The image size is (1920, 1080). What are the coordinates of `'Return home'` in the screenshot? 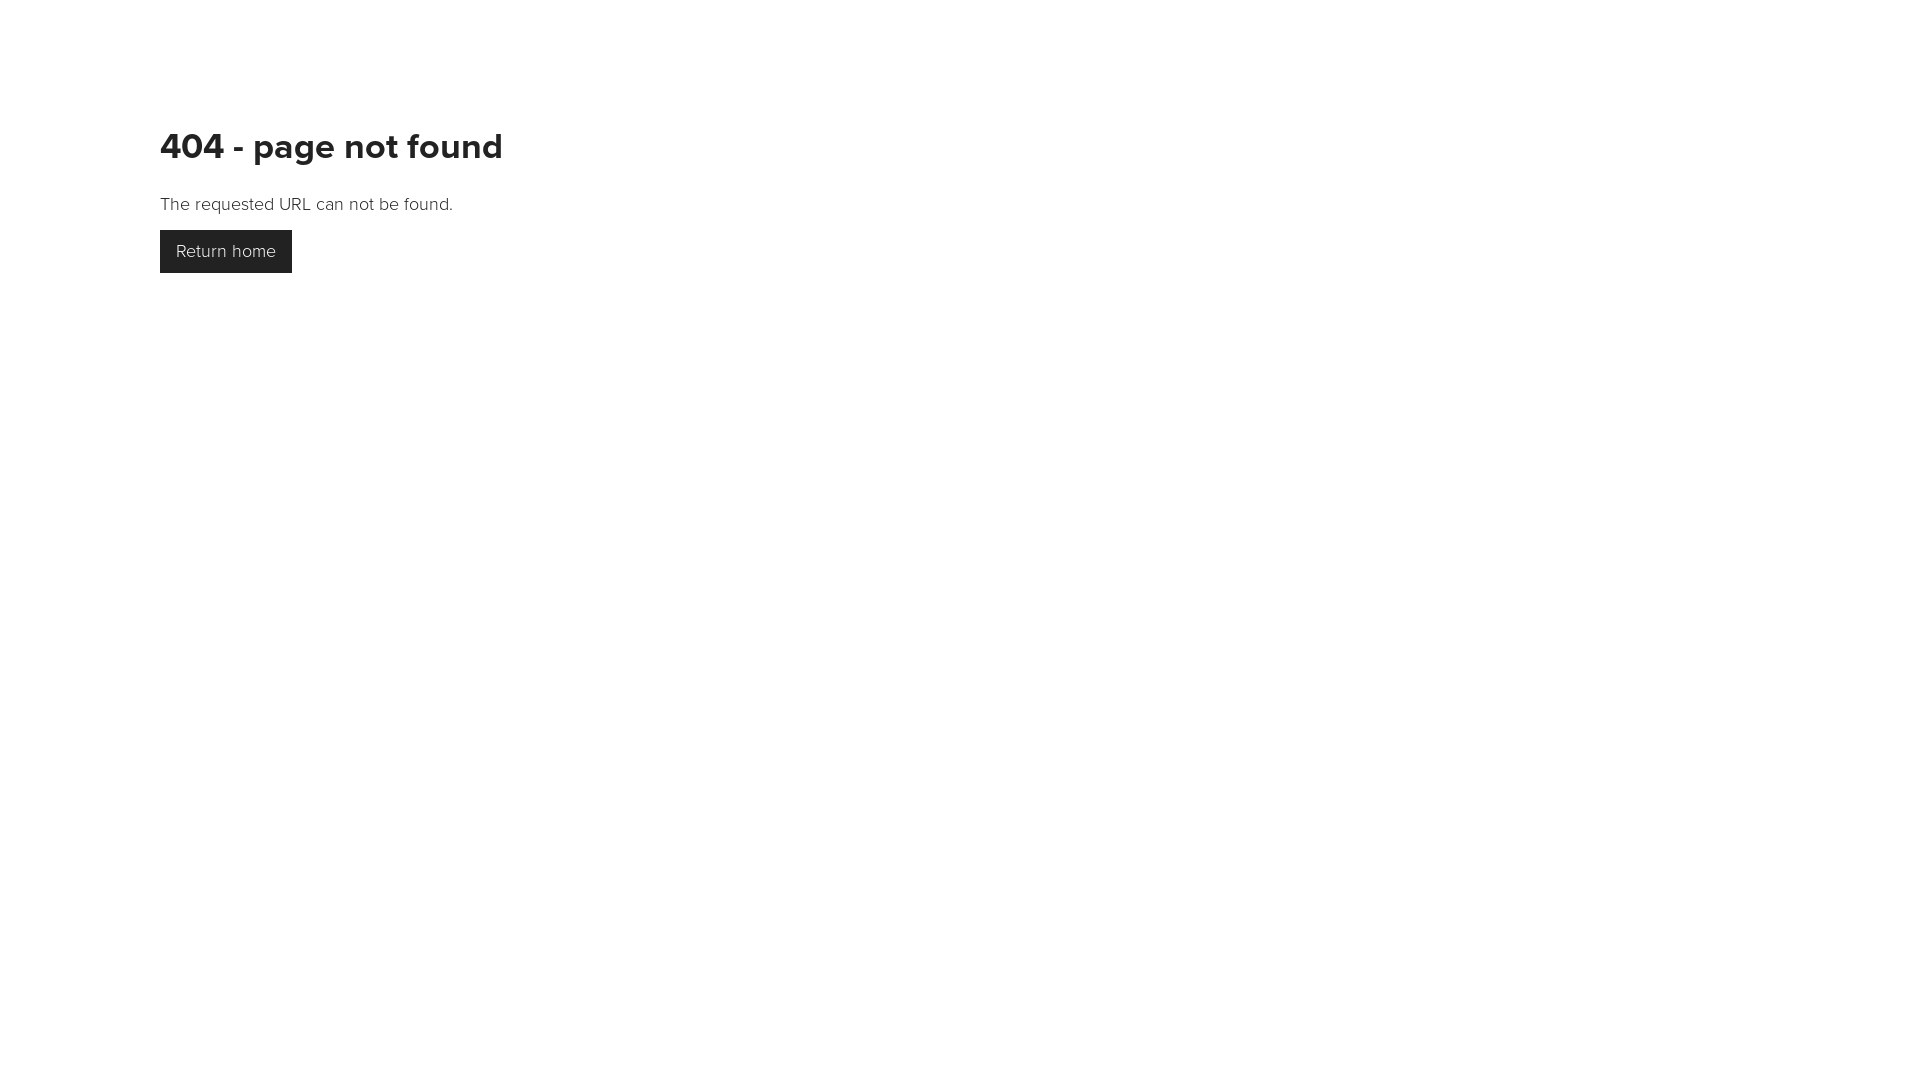 It's located at (158, 250).